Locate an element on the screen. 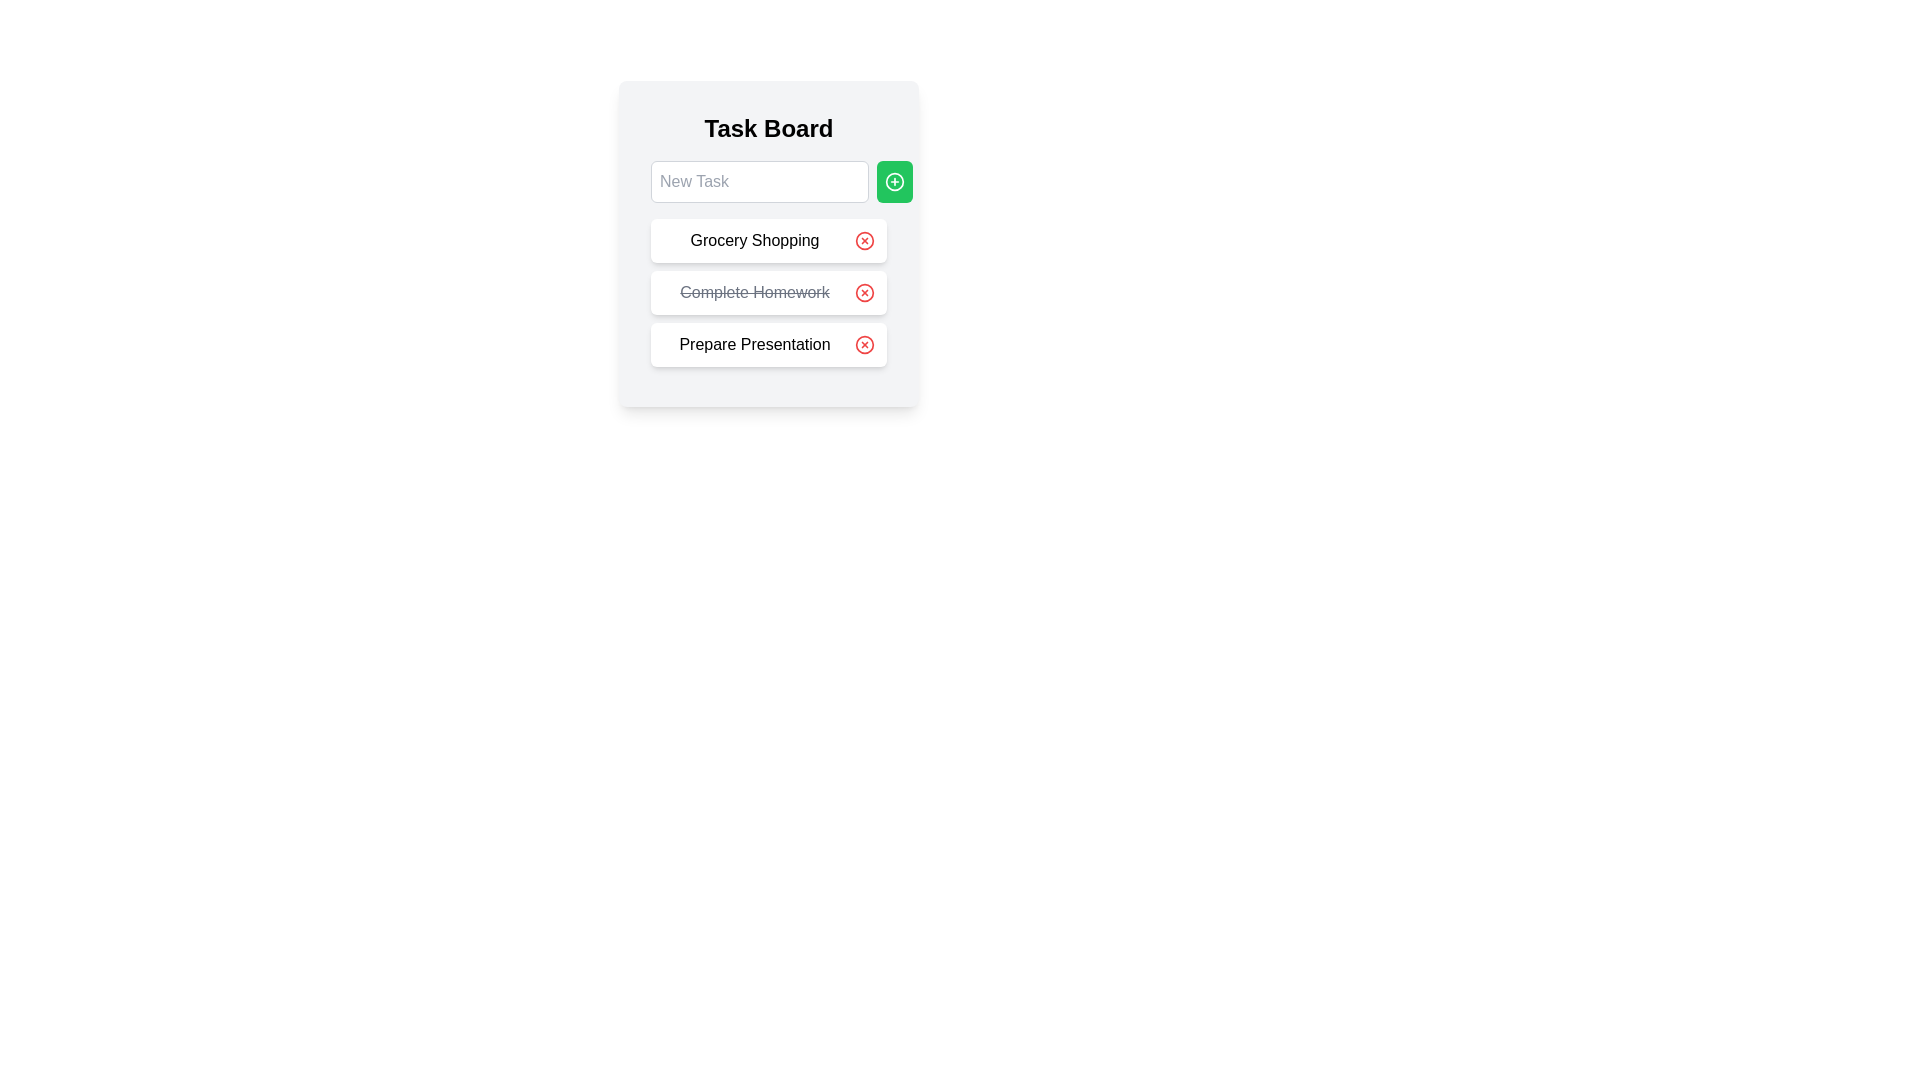 The image size is (1920, 1080). the circular SVG graphical element that serves as a border for the delete icon, located to the right of the 'Prepare Presentation' item on the task list is located at coordinates (864, 343).